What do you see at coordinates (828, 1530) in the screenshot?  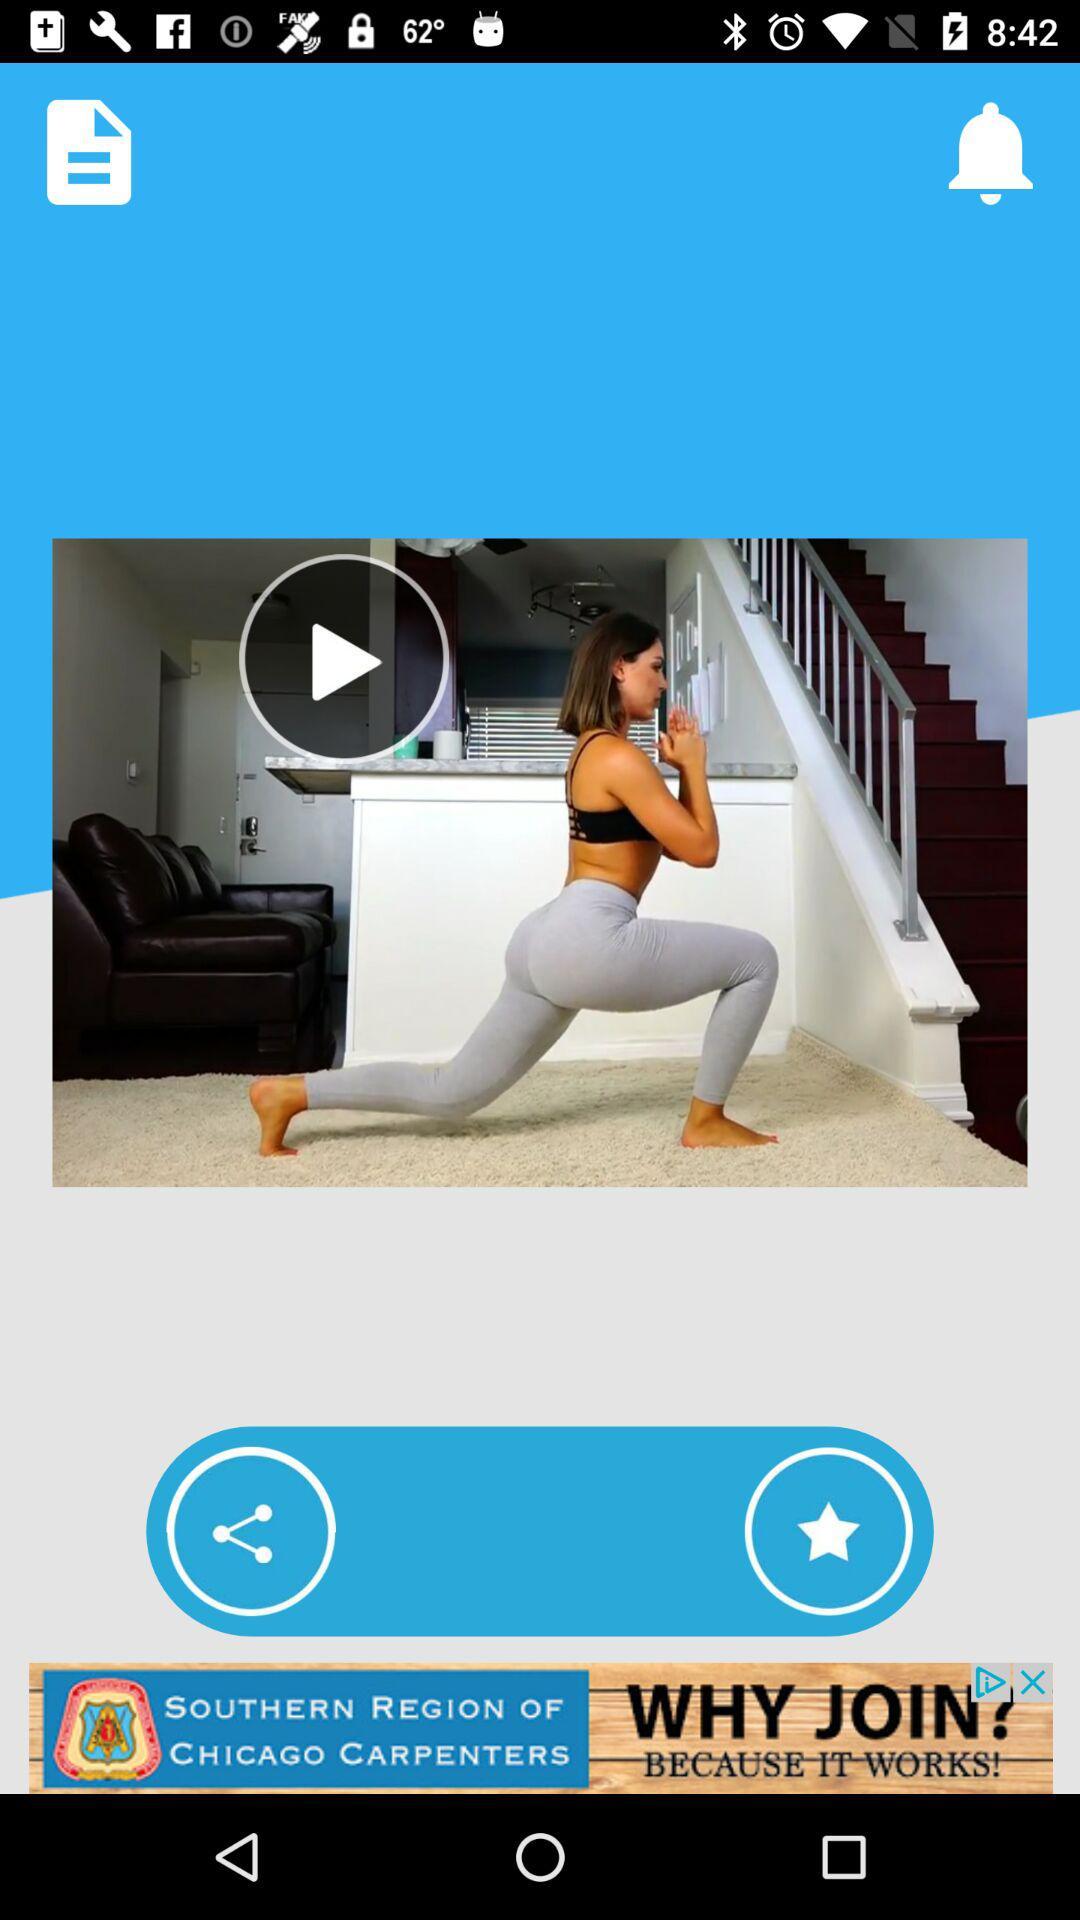 I see `video to favorites` at bounding box center [828, 1530].